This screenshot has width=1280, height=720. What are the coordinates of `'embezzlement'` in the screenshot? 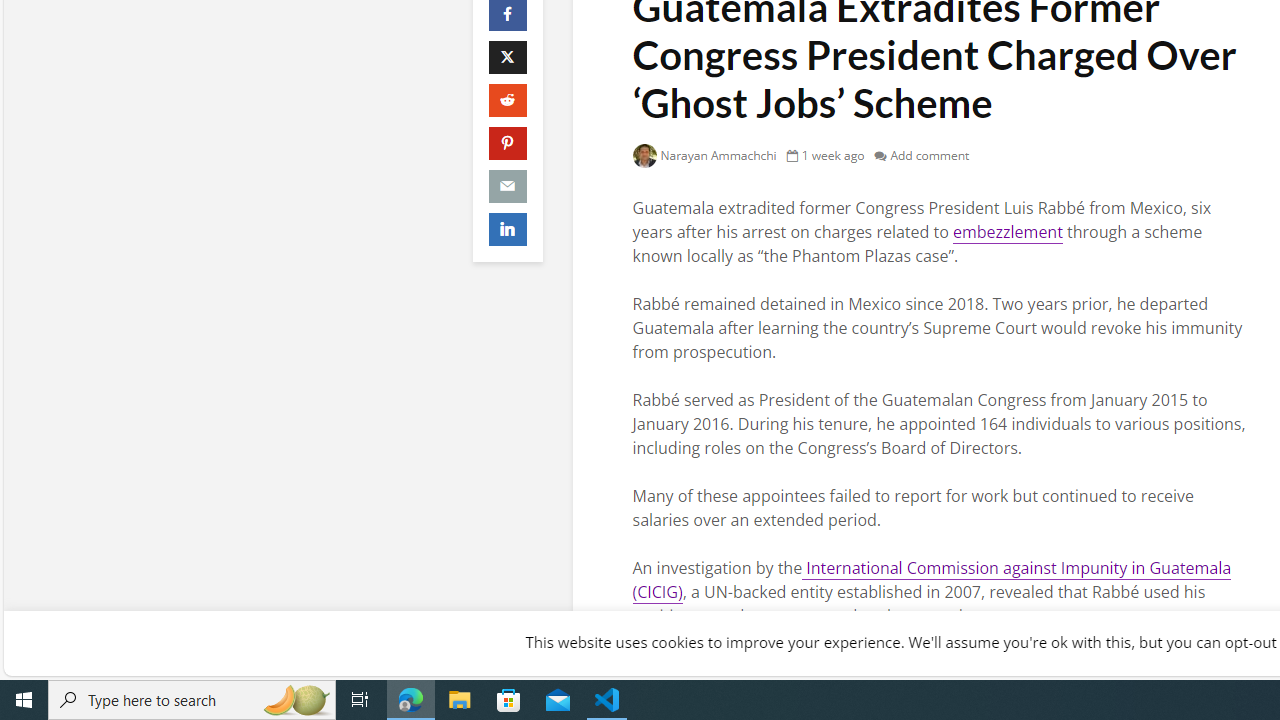 It's located at (1007, 231).